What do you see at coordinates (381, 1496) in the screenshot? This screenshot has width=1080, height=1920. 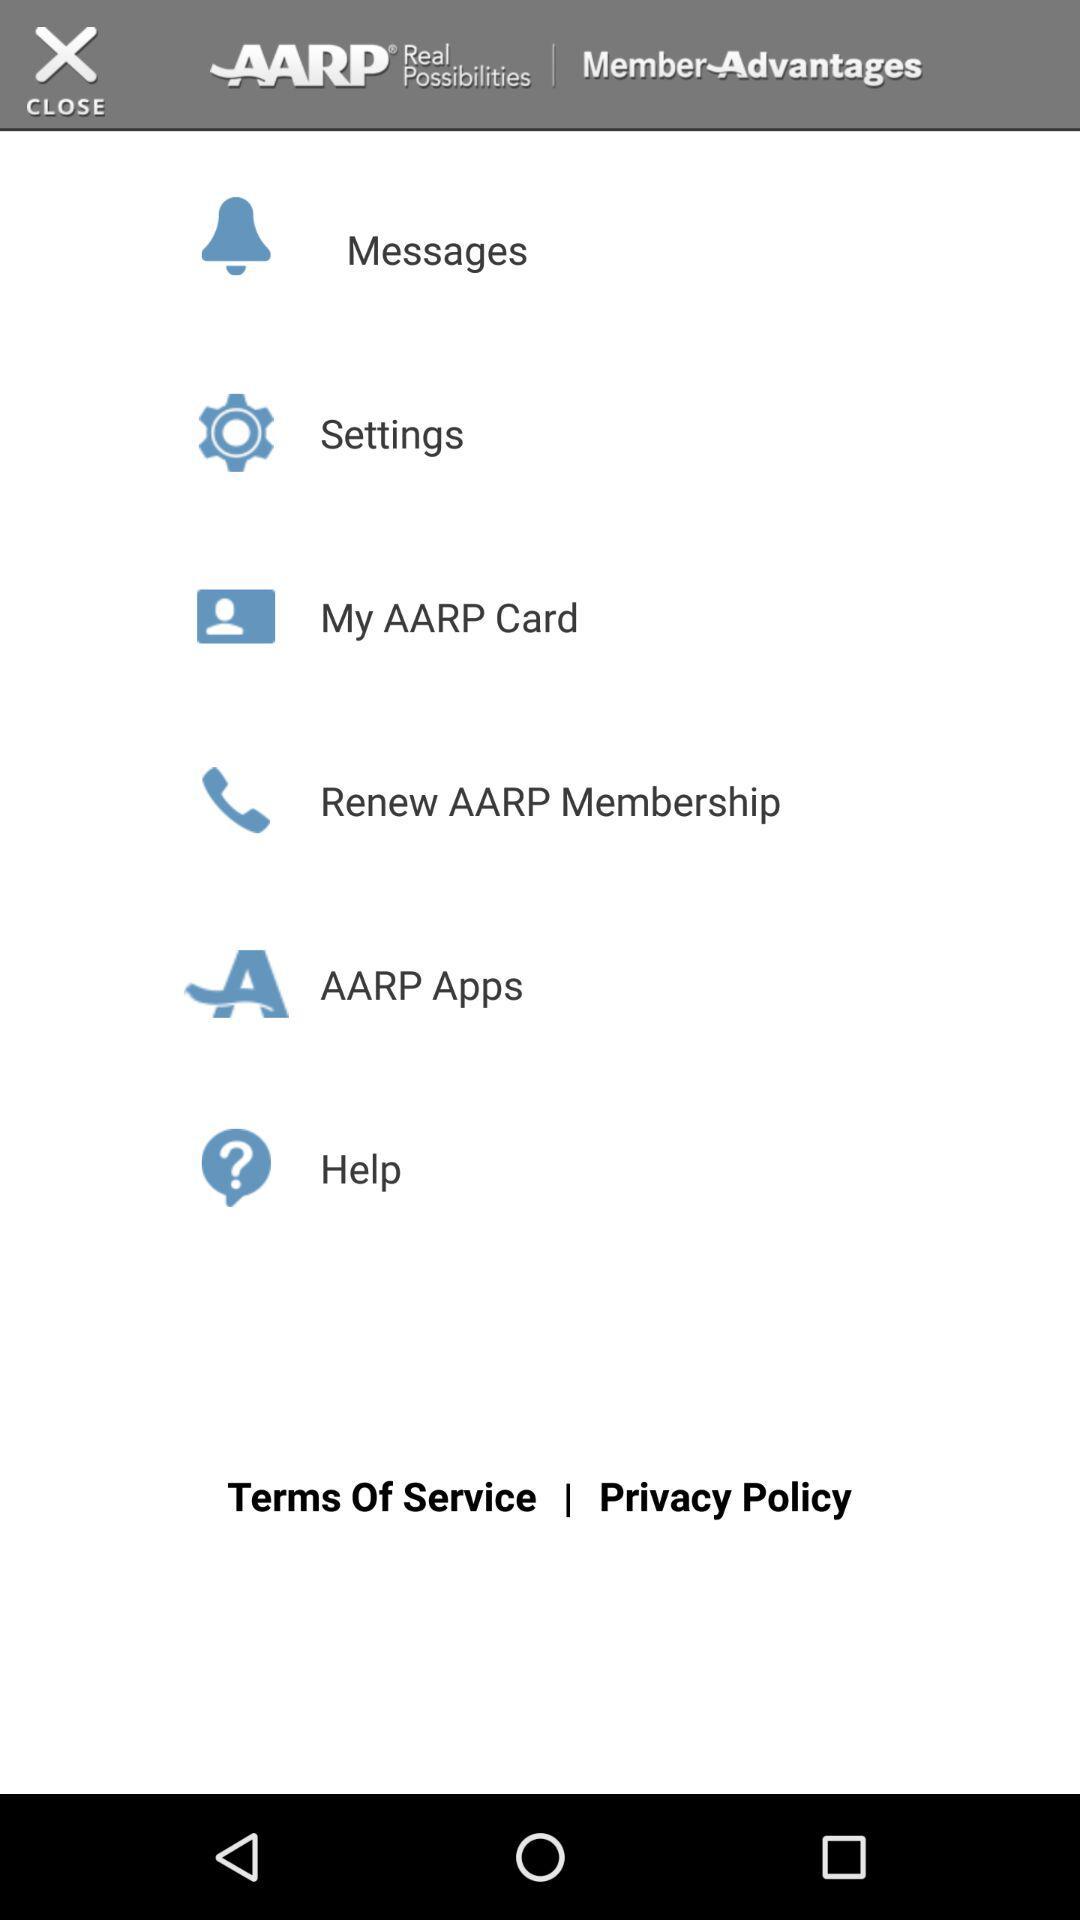 I see `the text terms of services` at bounding box center [381, 1496].